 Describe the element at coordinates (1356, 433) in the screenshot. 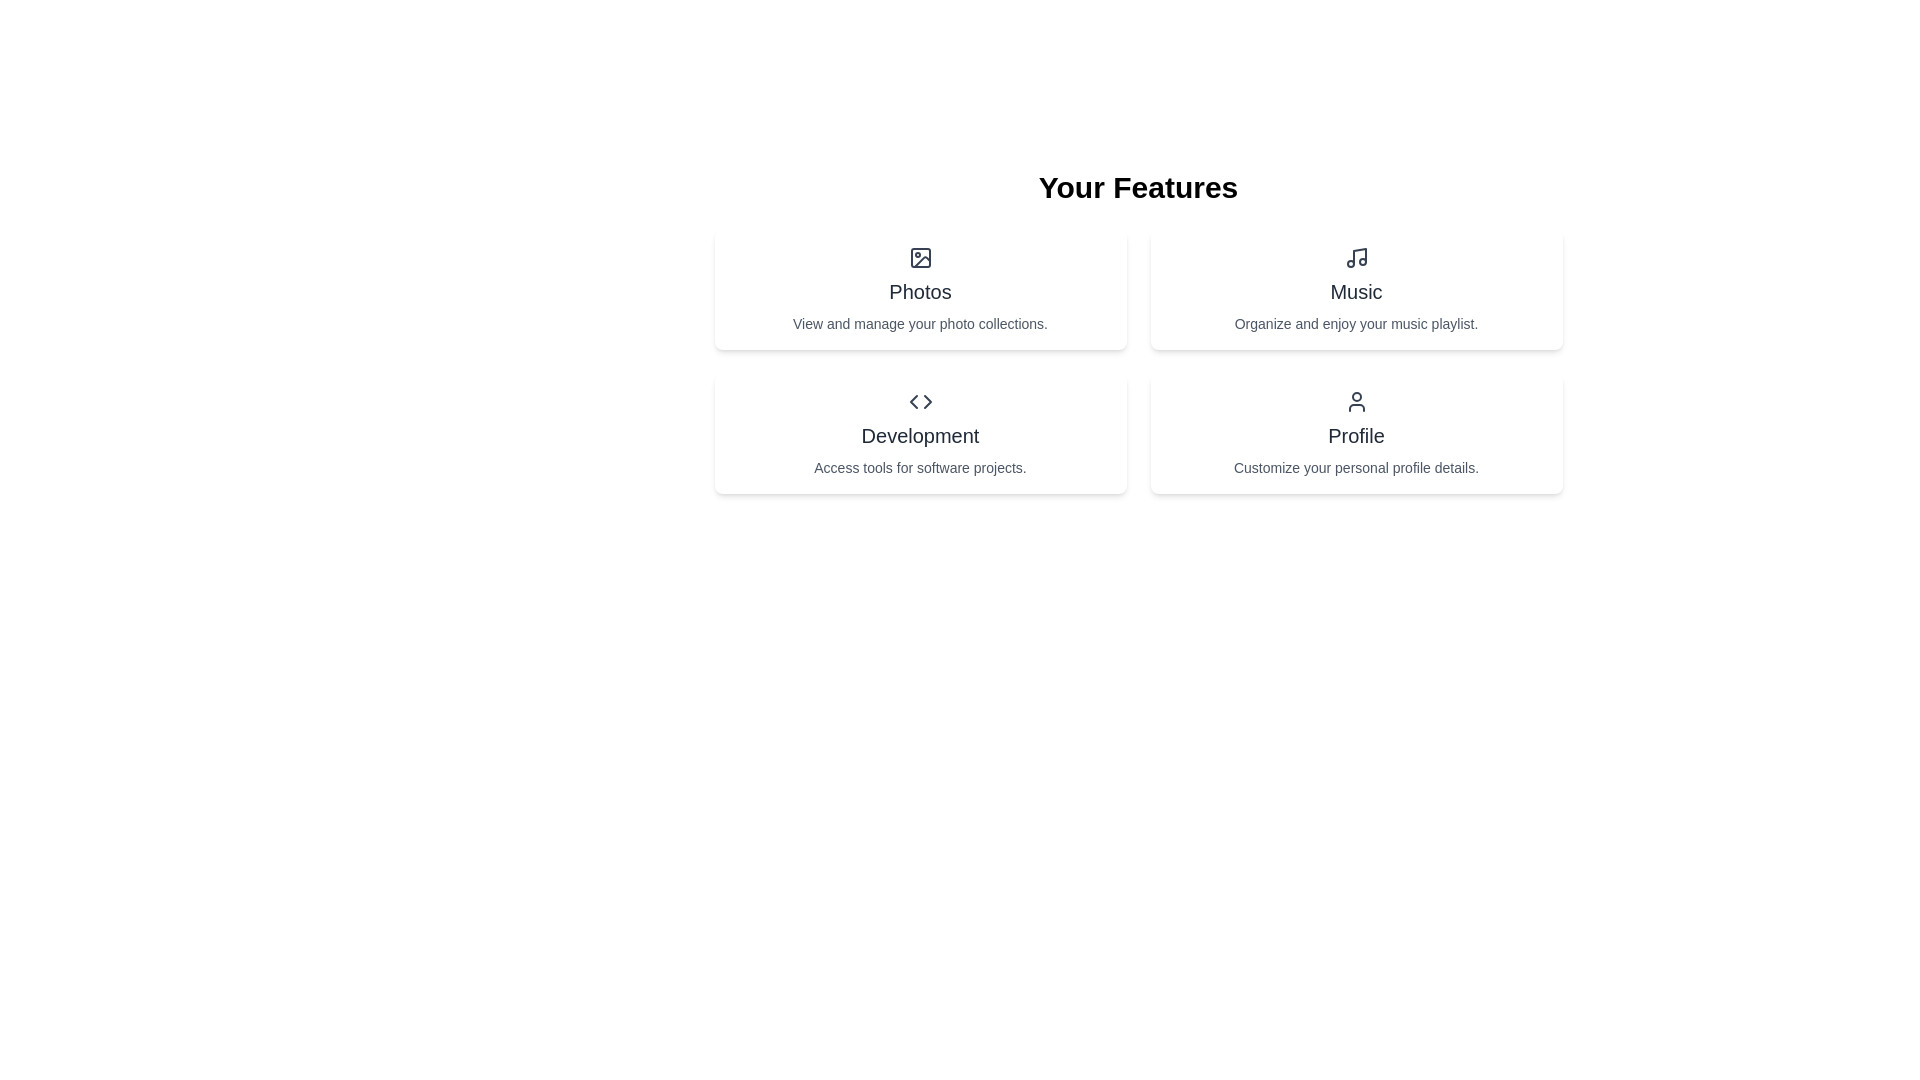

I see `the profile customization card located at the bottom-right corner of the grid layout` at that location.